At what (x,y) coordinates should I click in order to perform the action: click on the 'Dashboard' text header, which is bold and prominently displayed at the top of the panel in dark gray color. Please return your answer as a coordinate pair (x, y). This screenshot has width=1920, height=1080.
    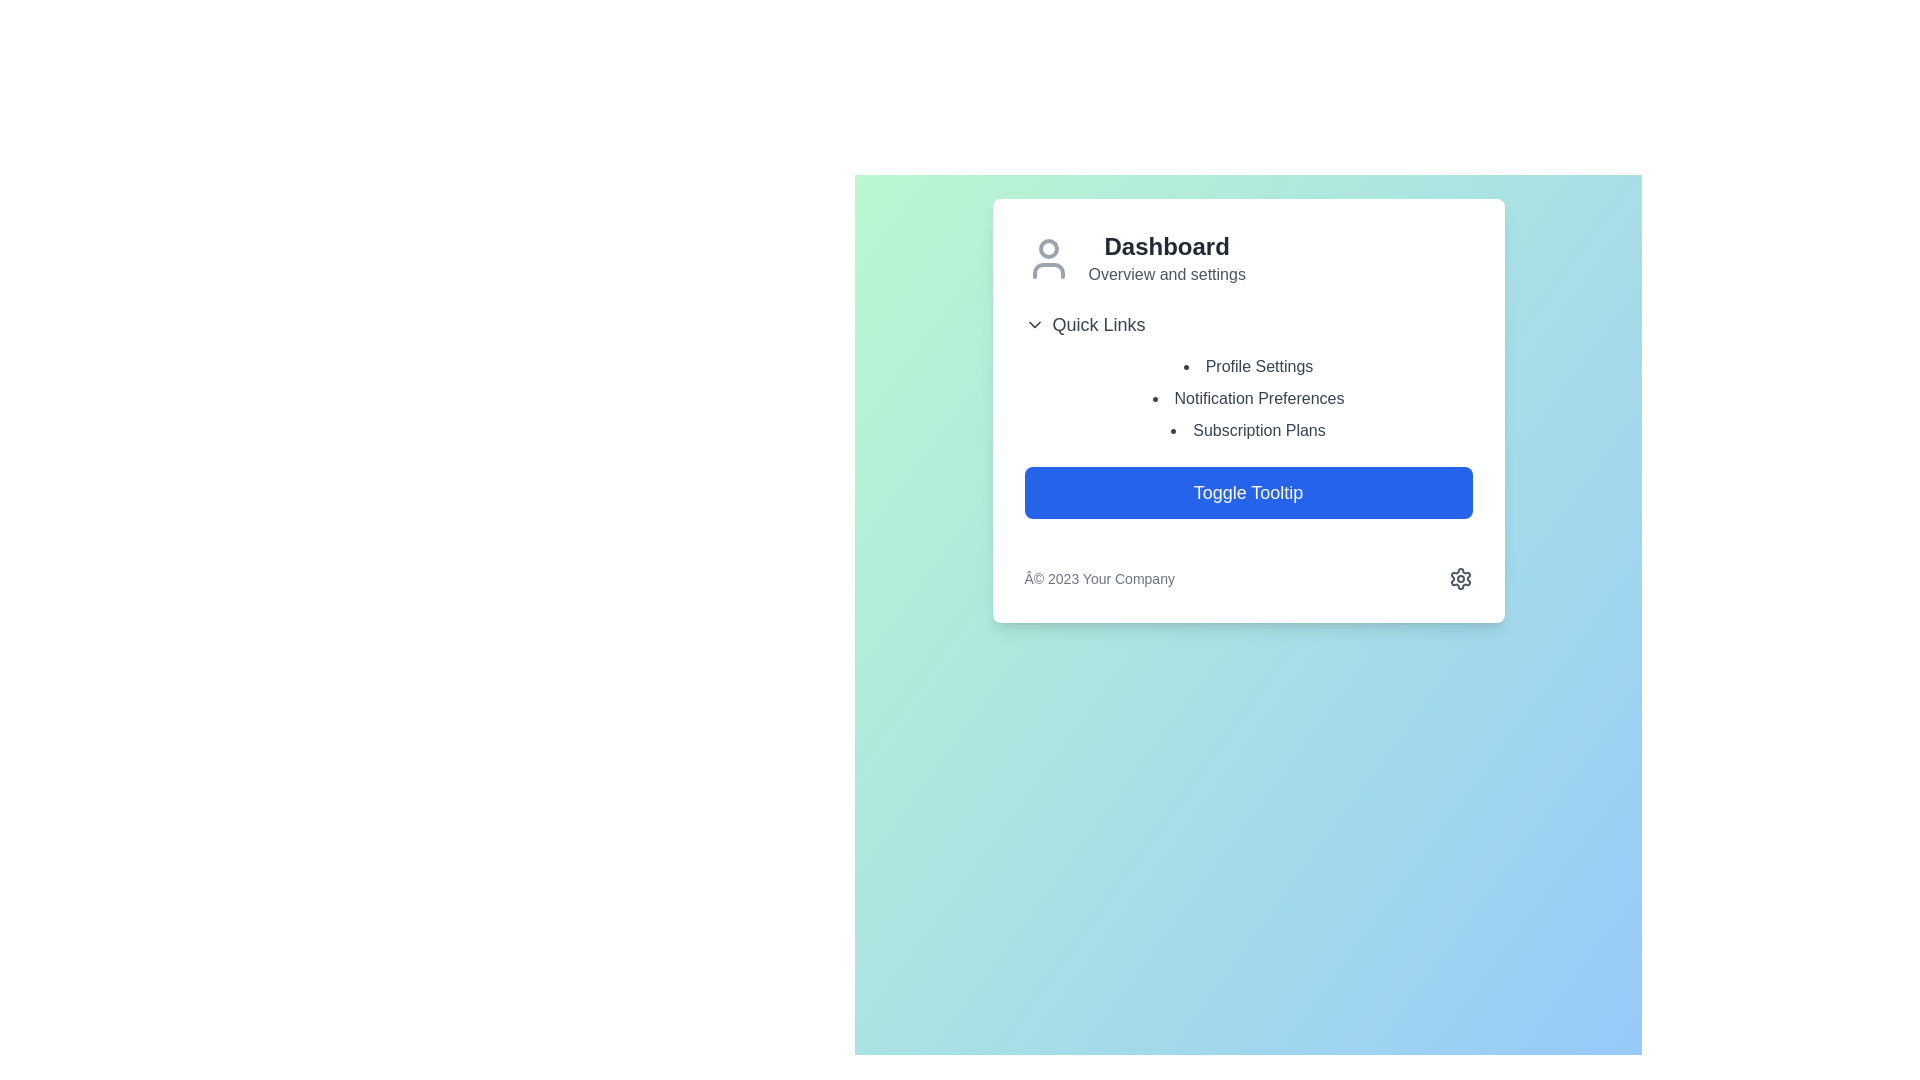
    Looking at the image, I should click on (1167, 245).